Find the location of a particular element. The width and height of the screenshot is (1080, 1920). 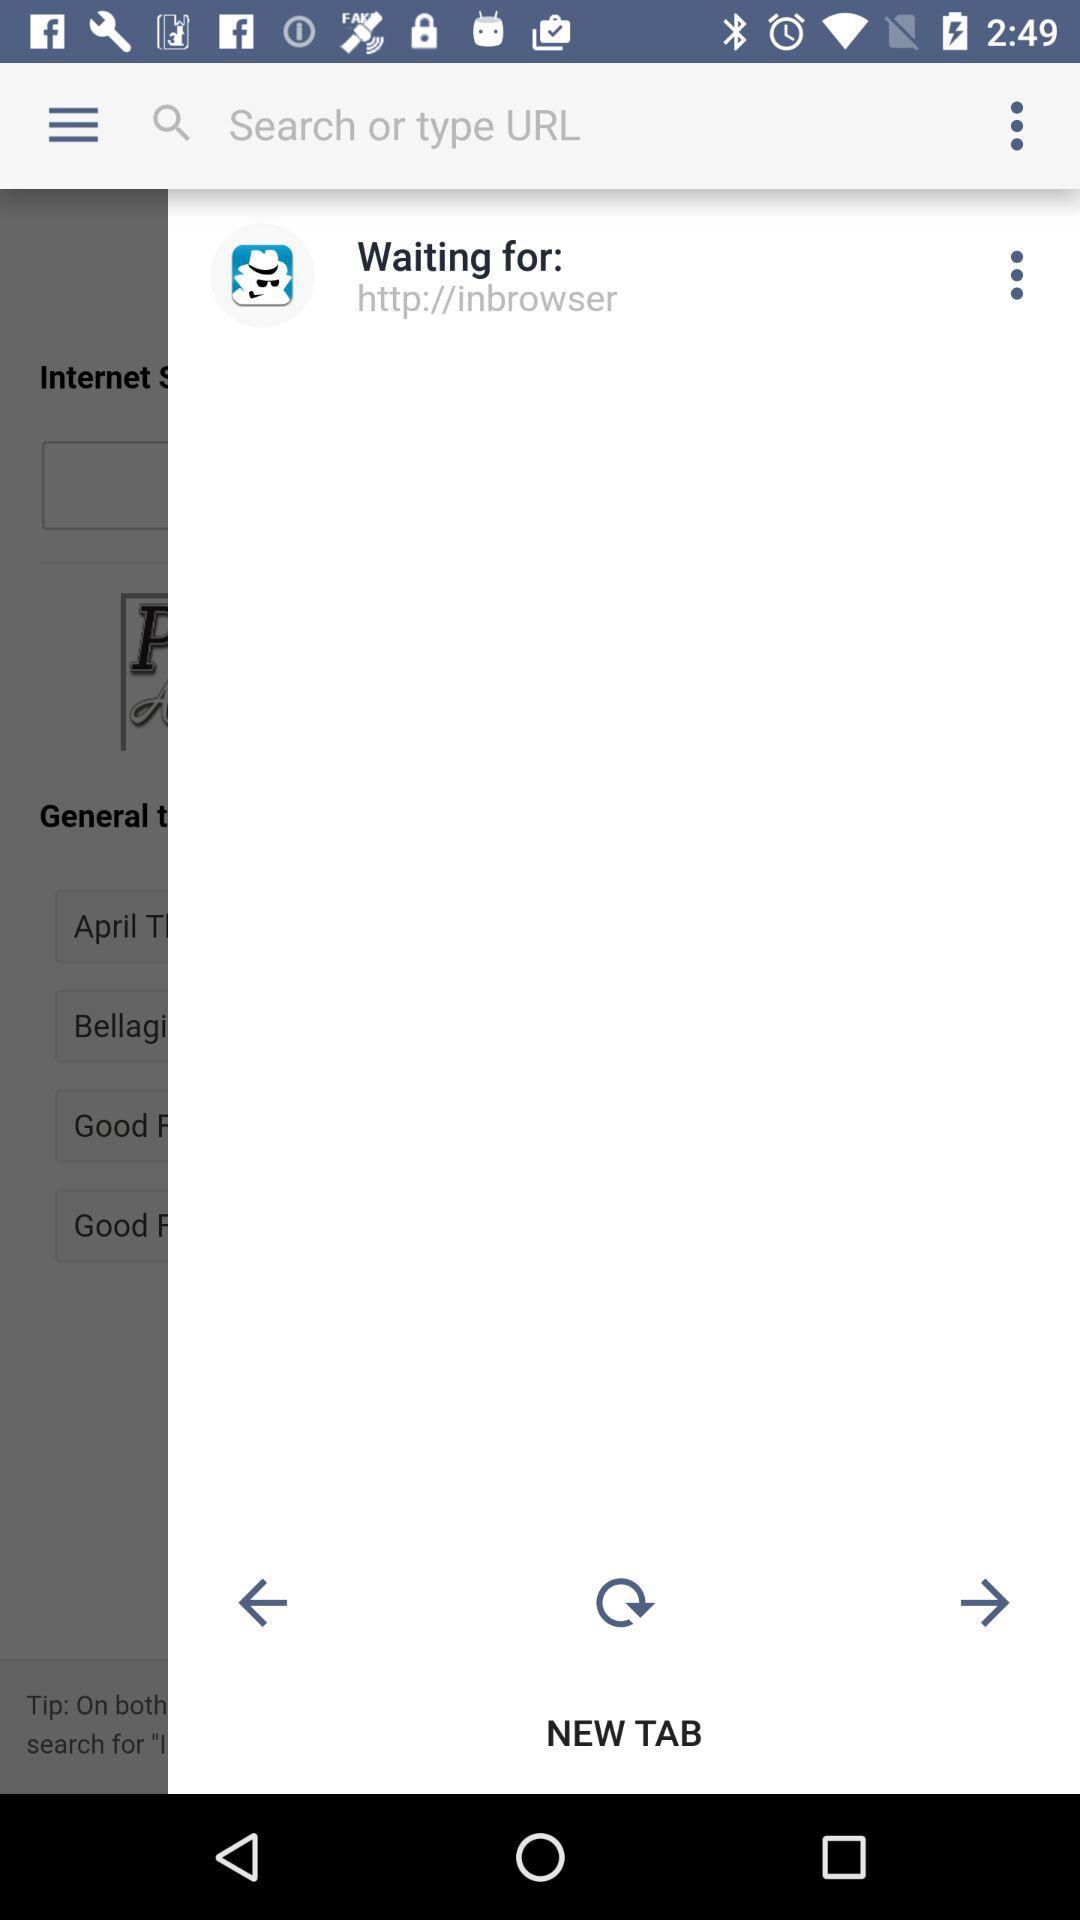

options is located at coordinates (1017, 124).